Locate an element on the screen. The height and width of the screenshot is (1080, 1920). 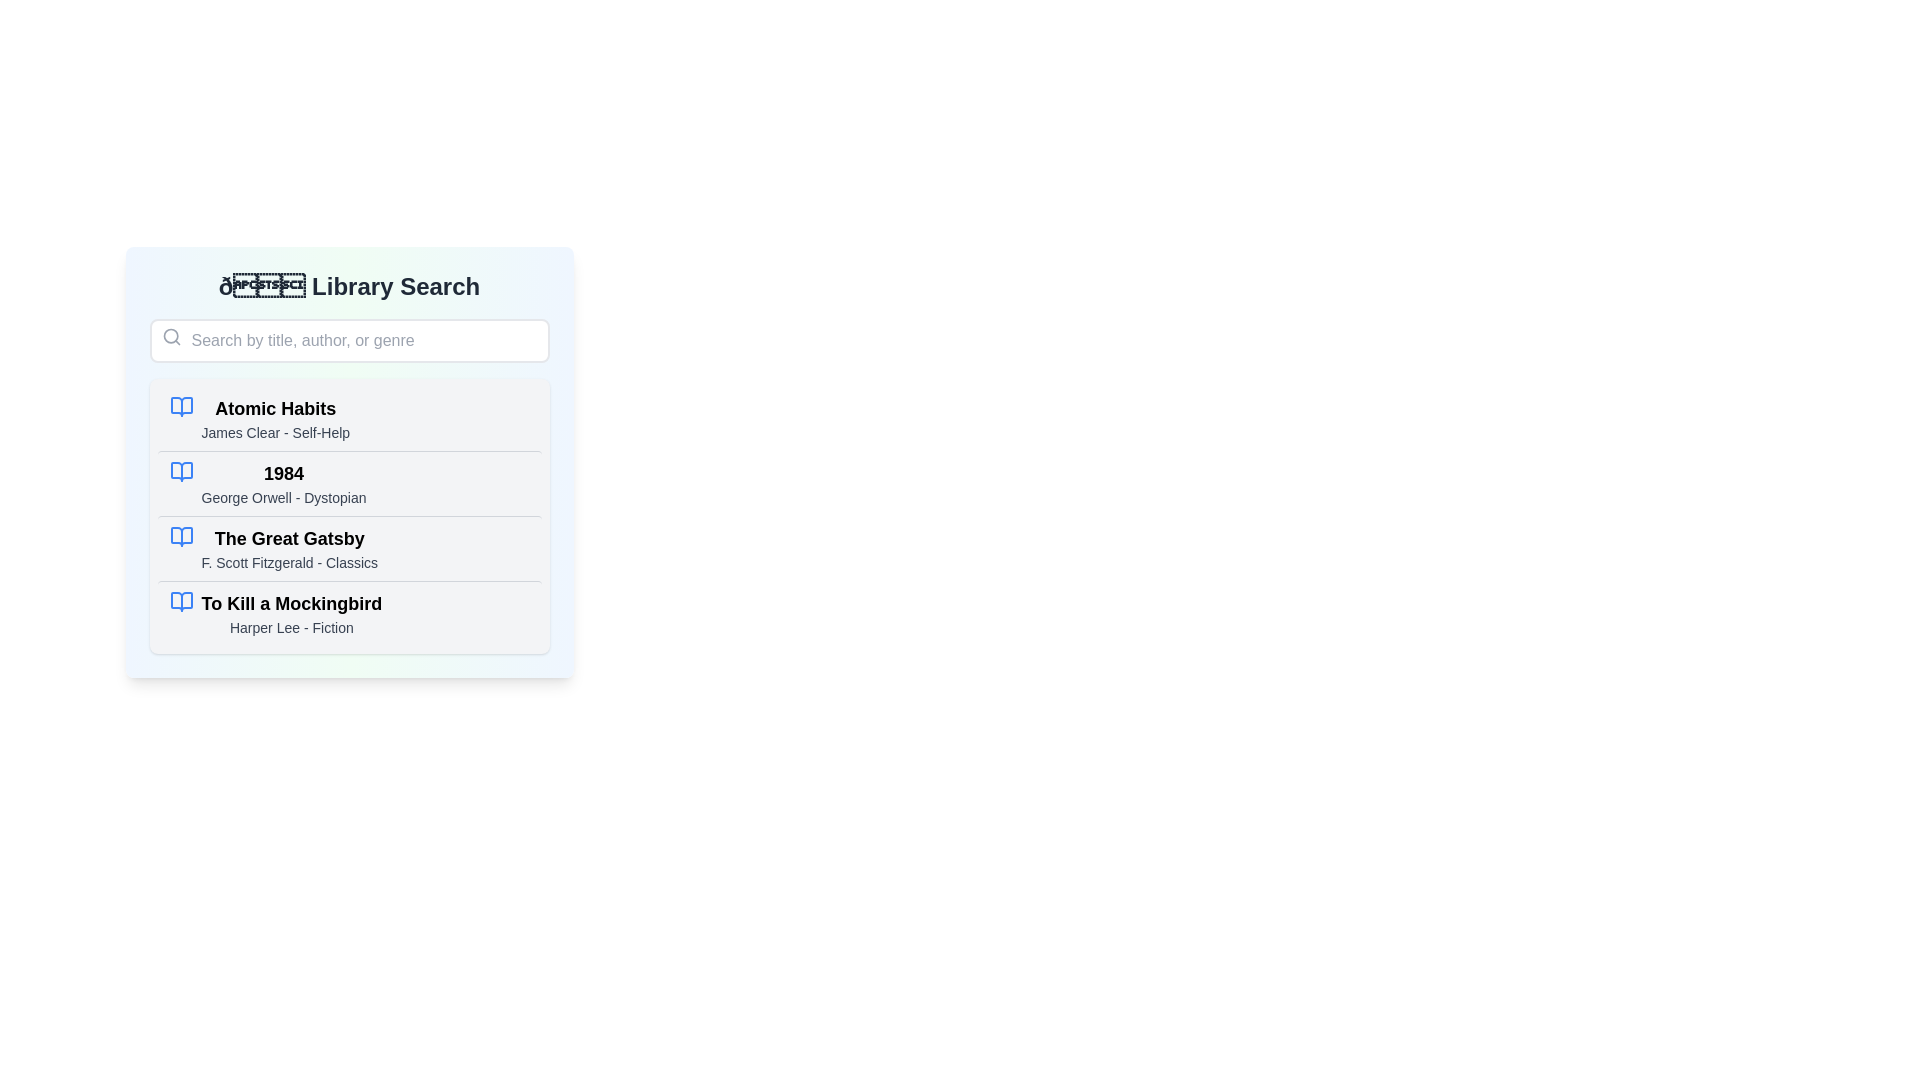
the book icon representing 'Atomic Habits' located at the leftmost position of the list item is located at coordinates (181, 406).